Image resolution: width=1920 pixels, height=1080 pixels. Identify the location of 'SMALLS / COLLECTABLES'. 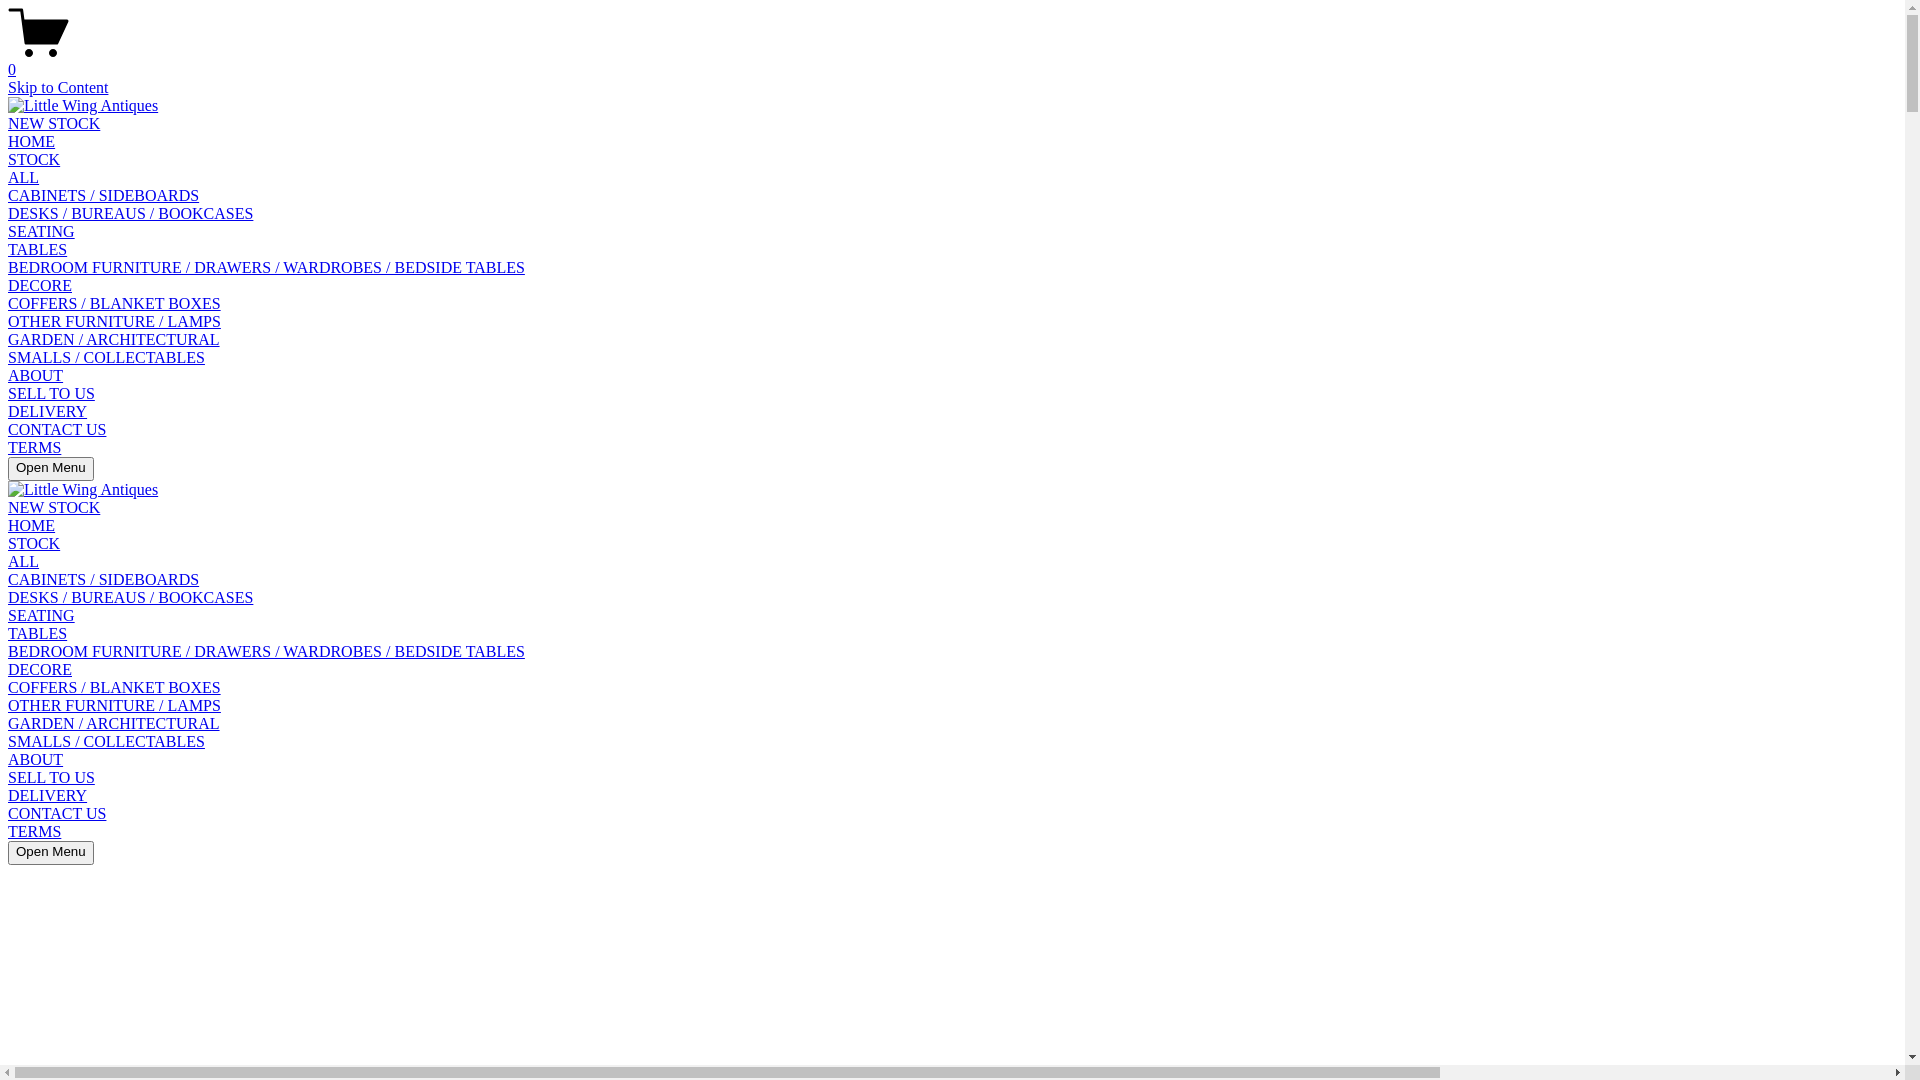
(105, 741).